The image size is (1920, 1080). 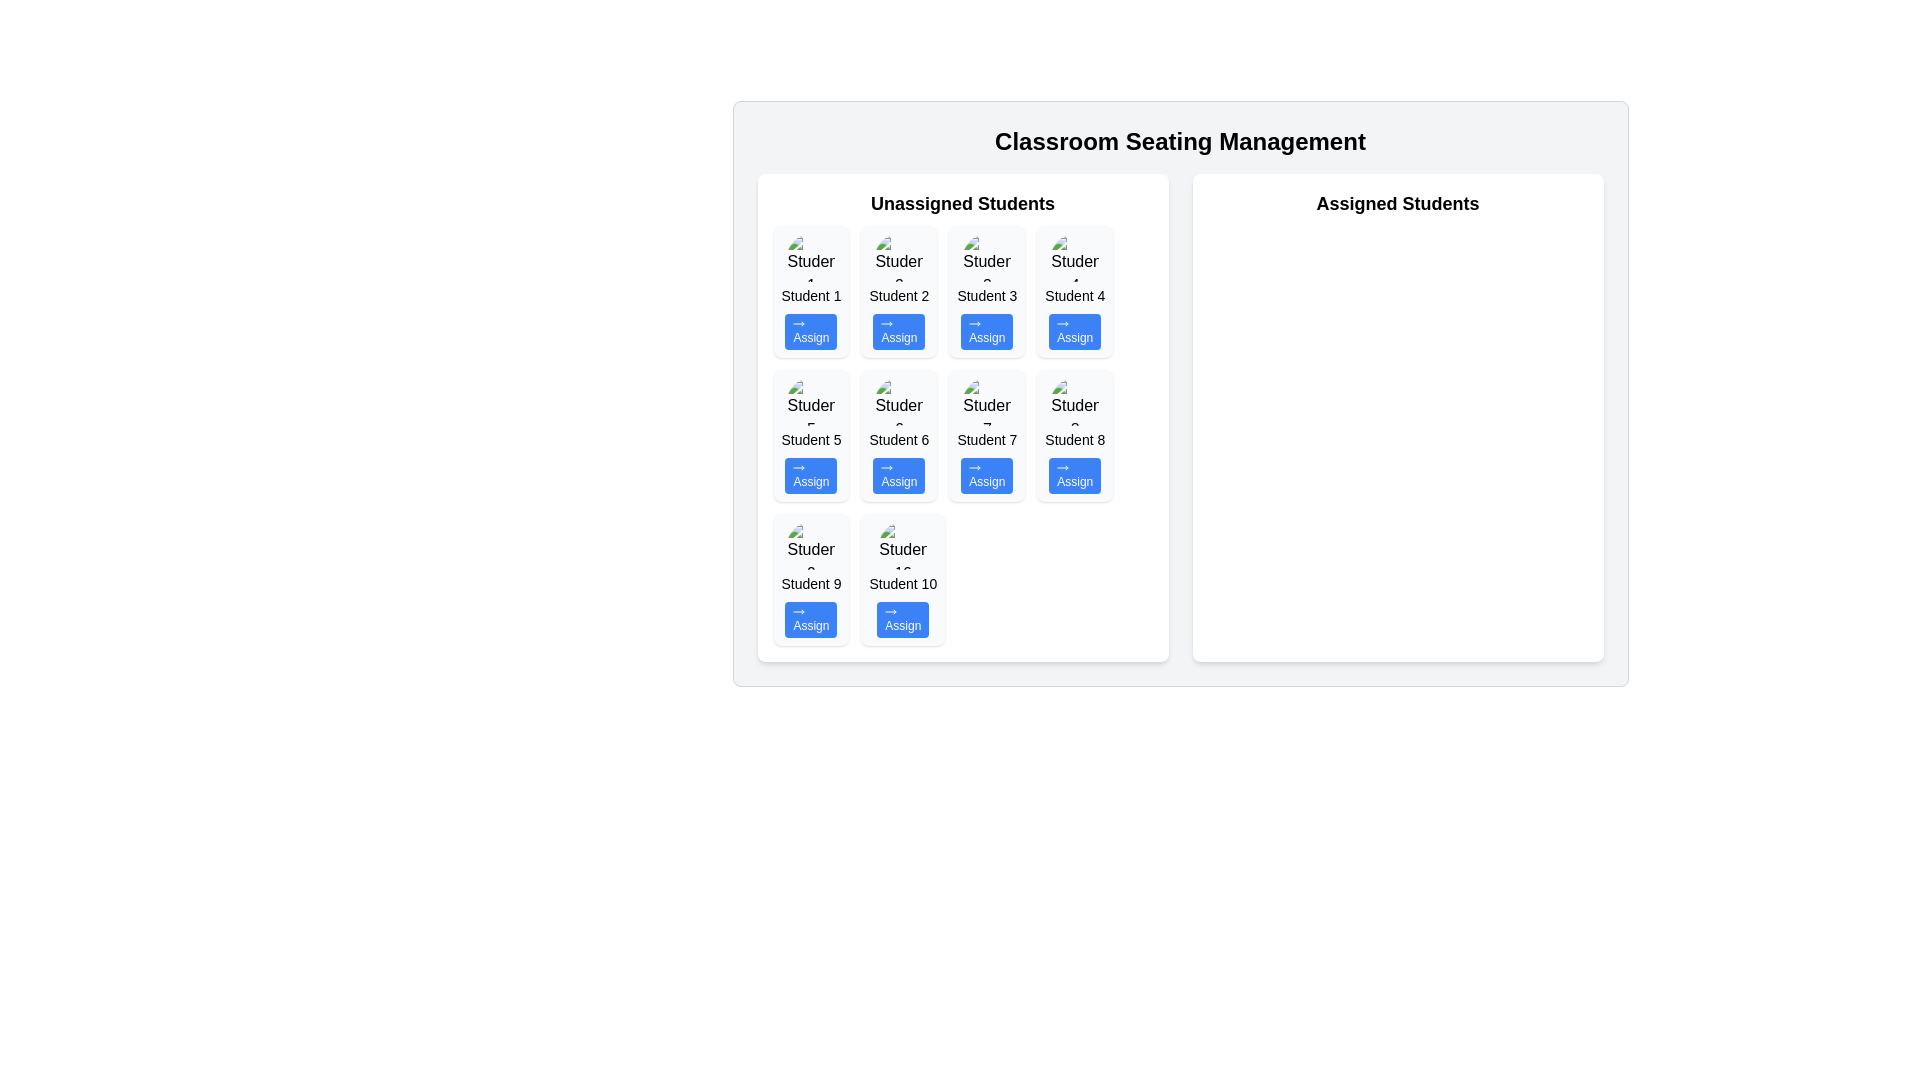 I want to click on to highlight the text label reading 'Assigned Students', which is styled with a bold, large font and located at the top center of the right section of the interface, so click(x=1396, y=204).